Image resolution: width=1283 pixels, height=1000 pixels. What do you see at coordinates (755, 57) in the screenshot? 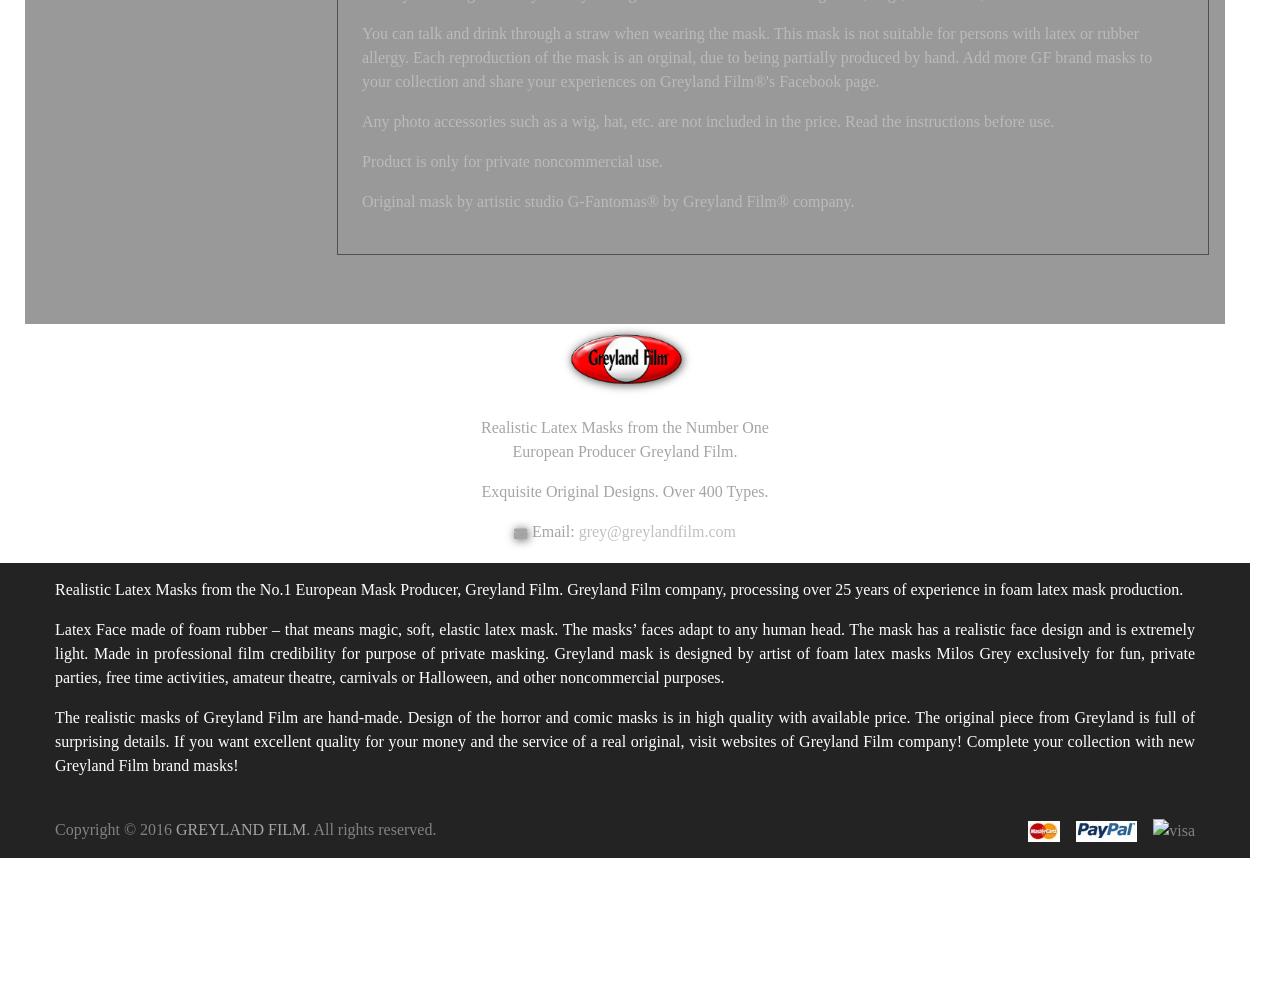
I see `'You can talk and drink through a straw when wearing the mask. This mask is not suitable for persons with latex or rubber allergy. Each reproduction of the mask is an orginal, due to being partially produced by hand. Add more GF brand masks to your collection and share your experiences on Greyland Film®'s Facebook page.'` at bounding box center [755, 57].